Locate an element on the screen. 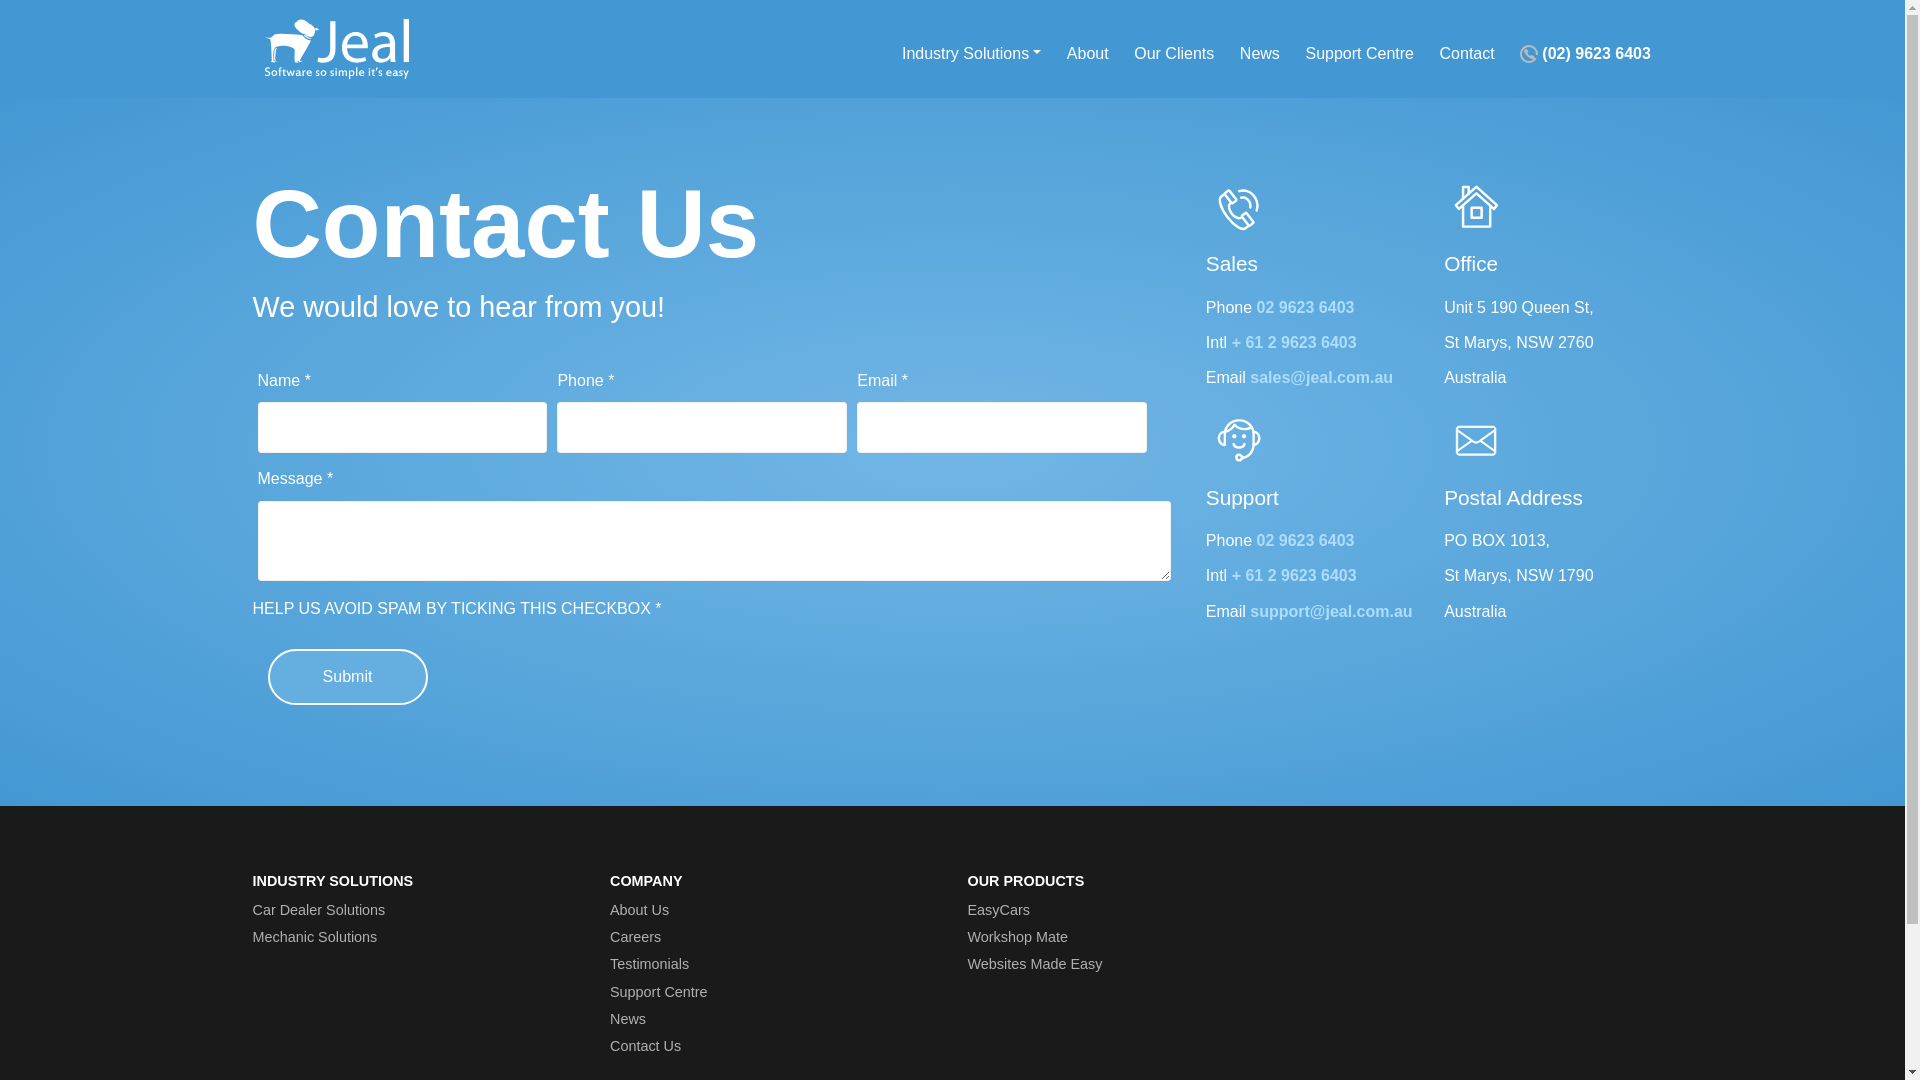 The image size is (1920, 1080). 'Support Centre' is located at coordinates (1359, 52).